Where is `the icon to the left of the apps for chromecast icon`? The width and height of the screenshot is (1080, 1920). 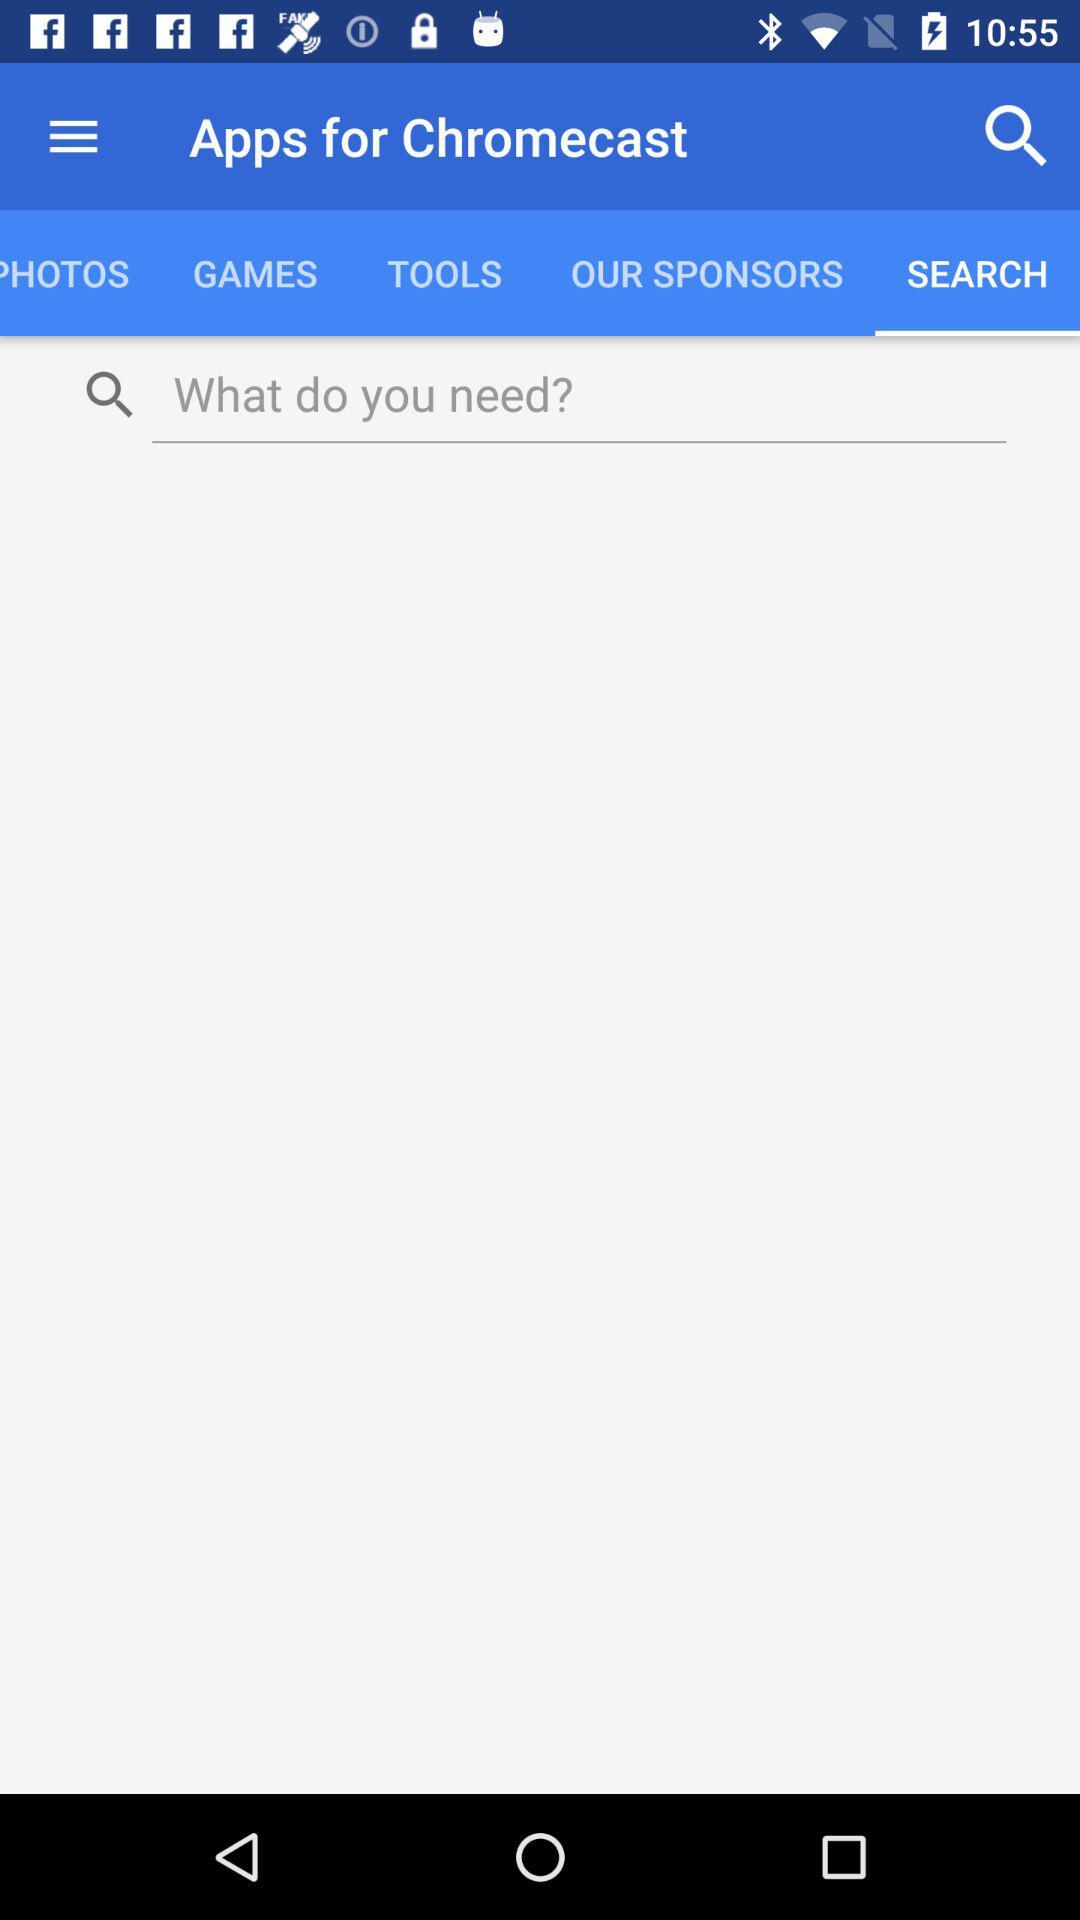
the icon to the left of the apps for chromecast icon is located at coordinates (72, 135).